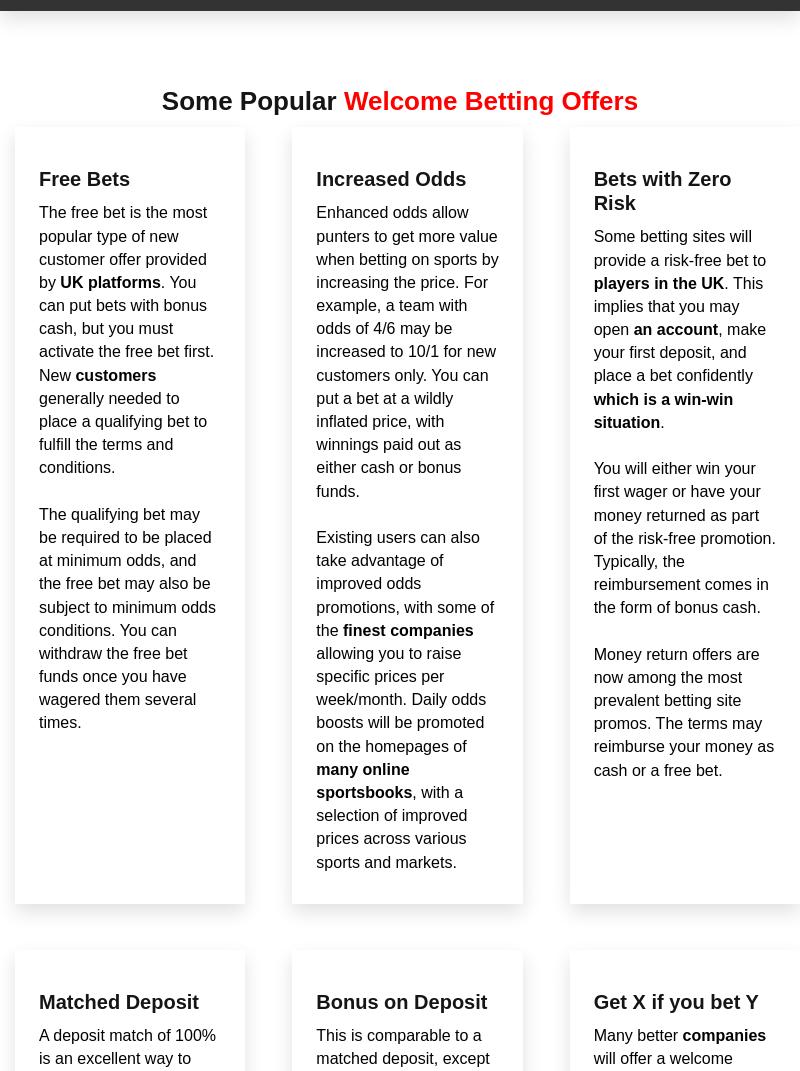 Image resolution: width=800 pixels, height=1071 pixels. What do you see at coordinates (390, 177) in the screenshot?
I see `'Increased Odds'` at bounding box center [390, 177].